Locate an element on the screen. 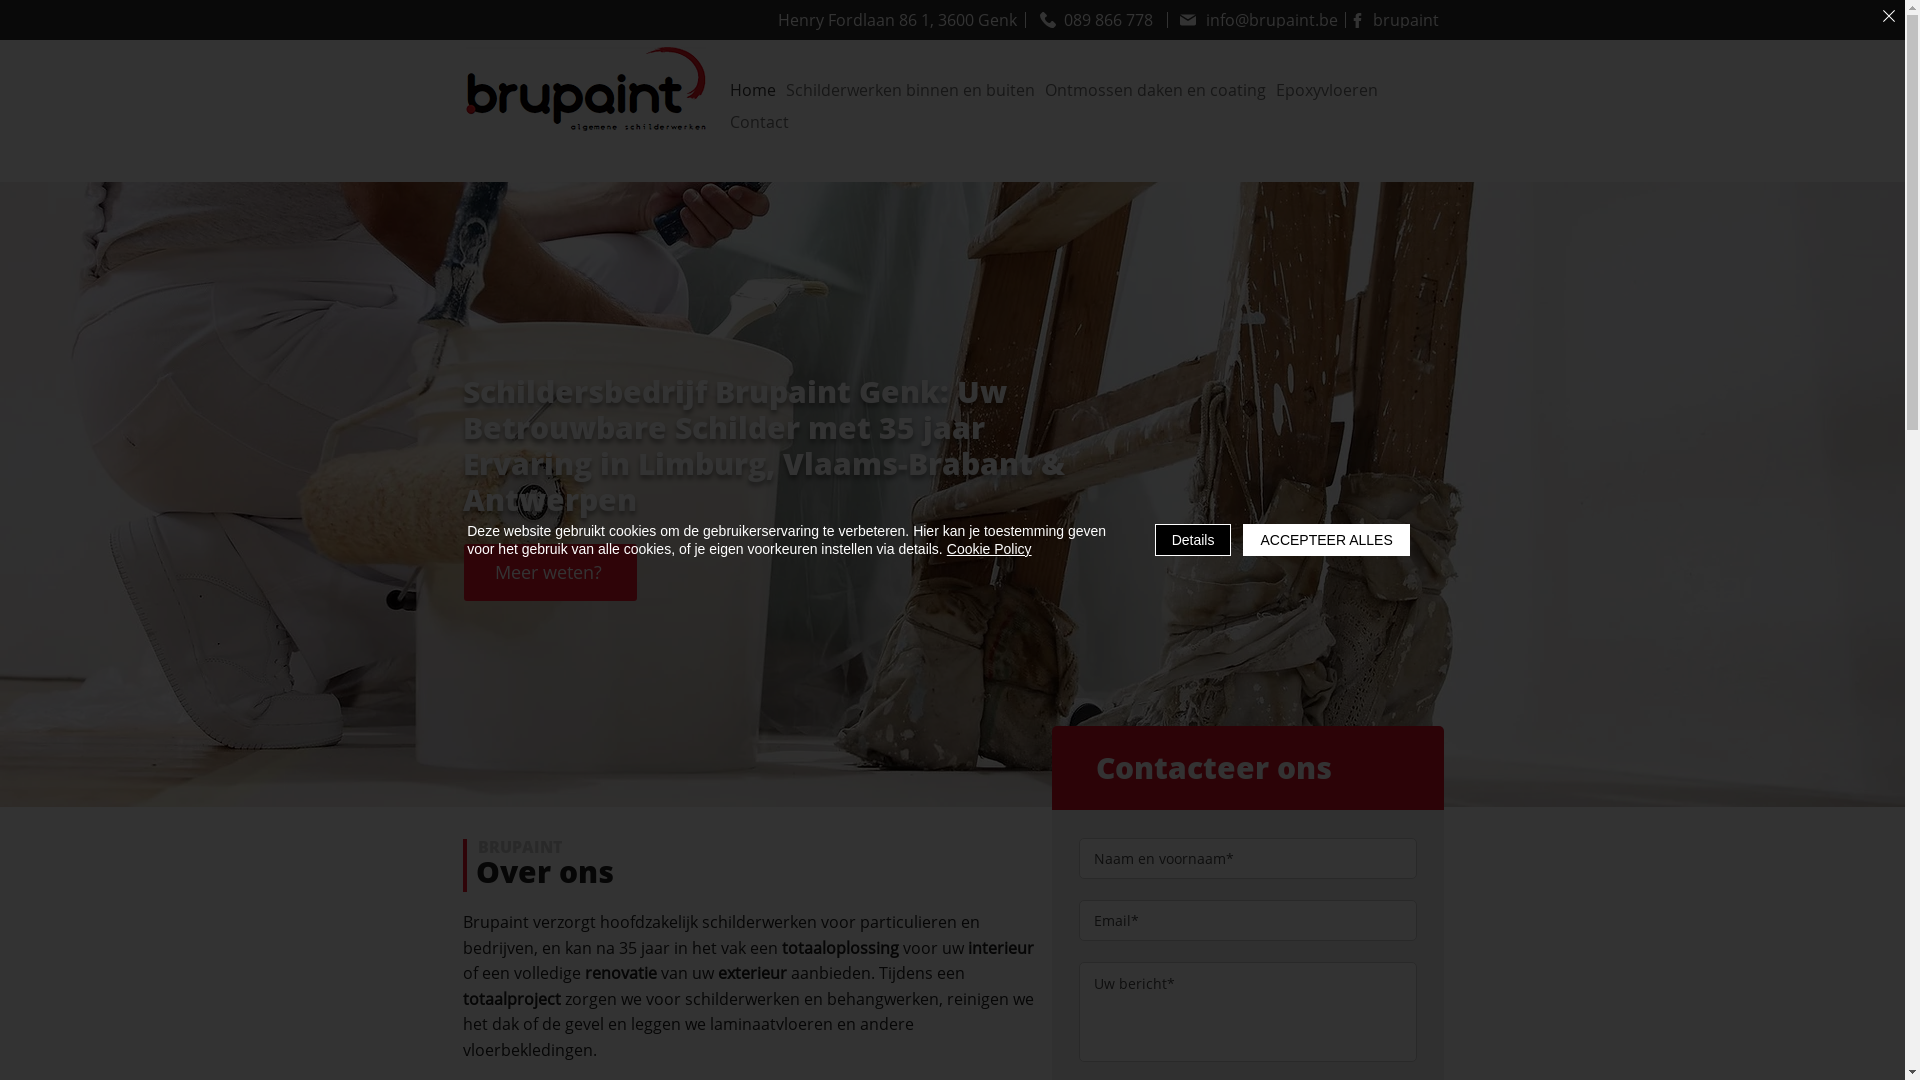  'Epoxyvloeren' is located at coordinates (1326, 88).